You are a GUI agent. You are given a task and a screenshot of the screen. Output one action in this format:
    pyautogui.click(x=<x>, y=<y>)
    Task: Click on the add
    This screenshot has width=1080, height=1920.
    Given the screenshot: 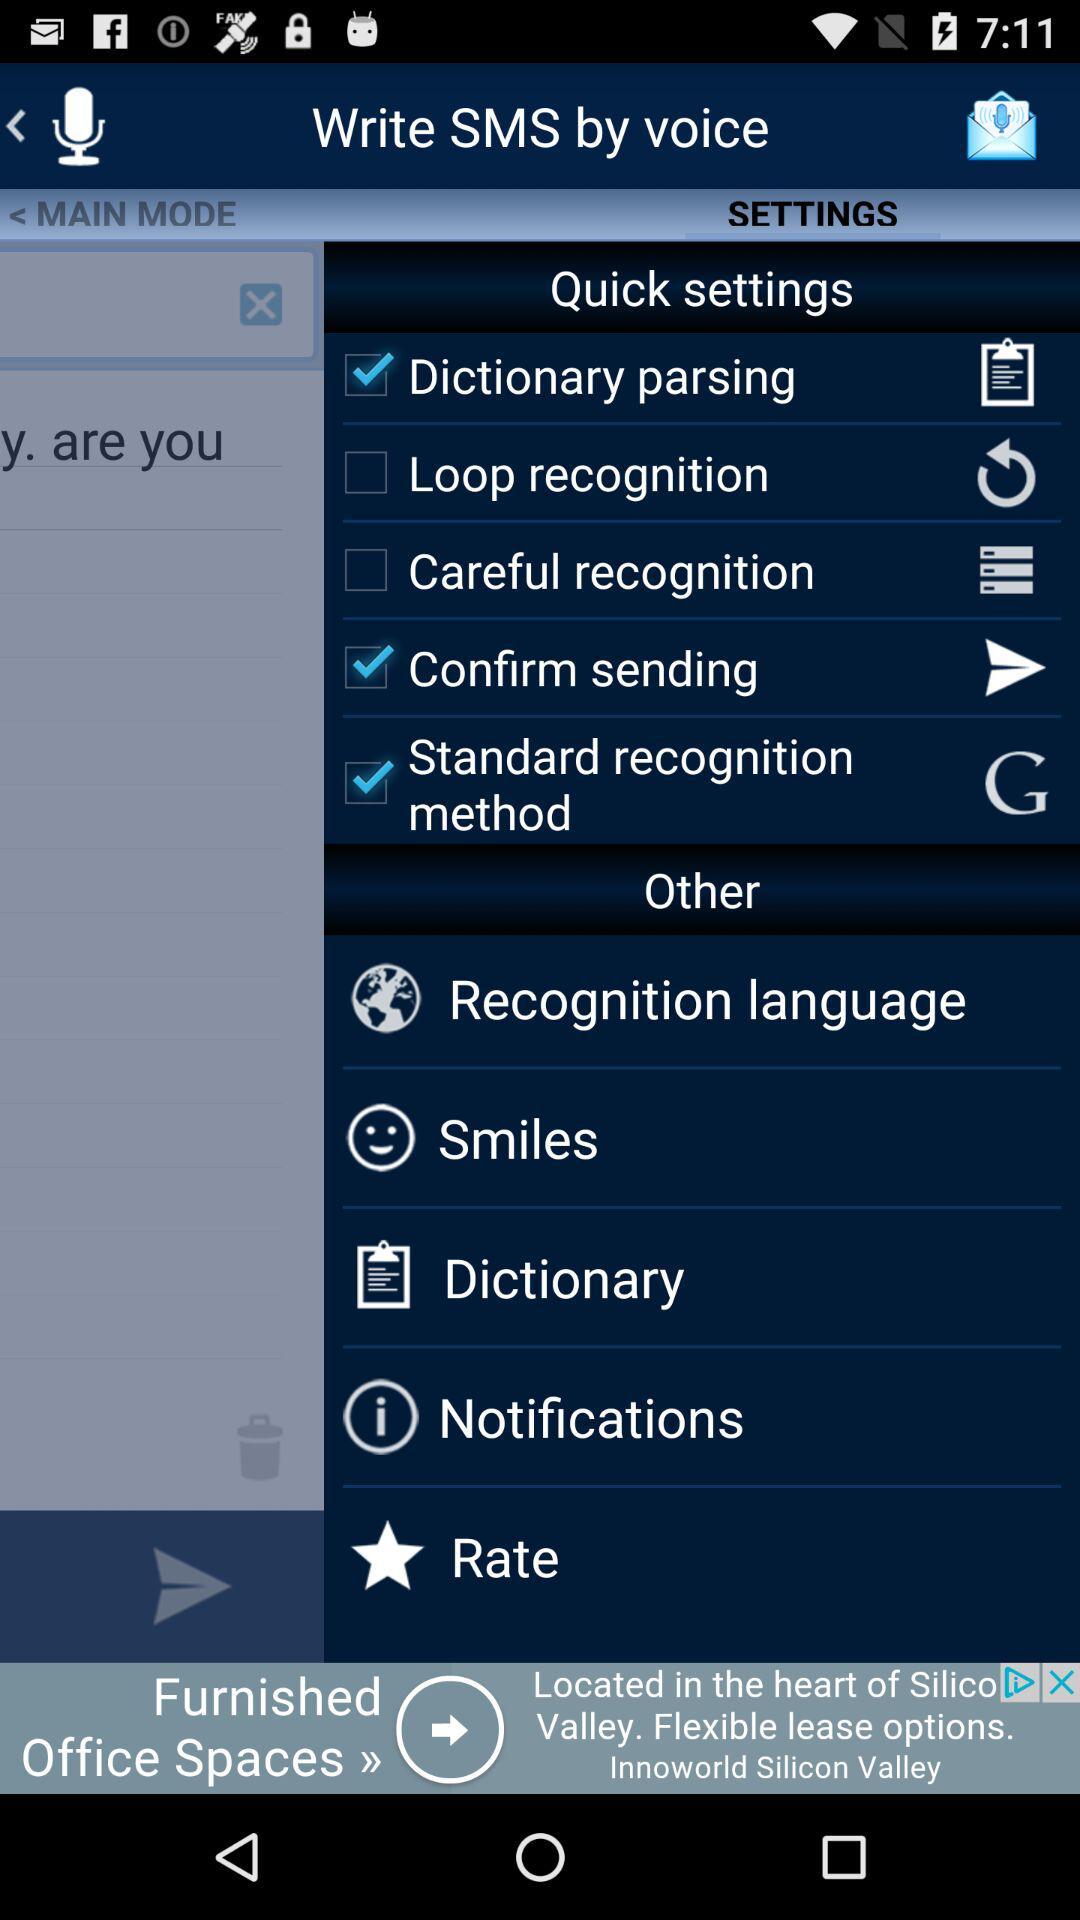 What is the action you would take?
    pyautogui.click(x=260, y=303)
    